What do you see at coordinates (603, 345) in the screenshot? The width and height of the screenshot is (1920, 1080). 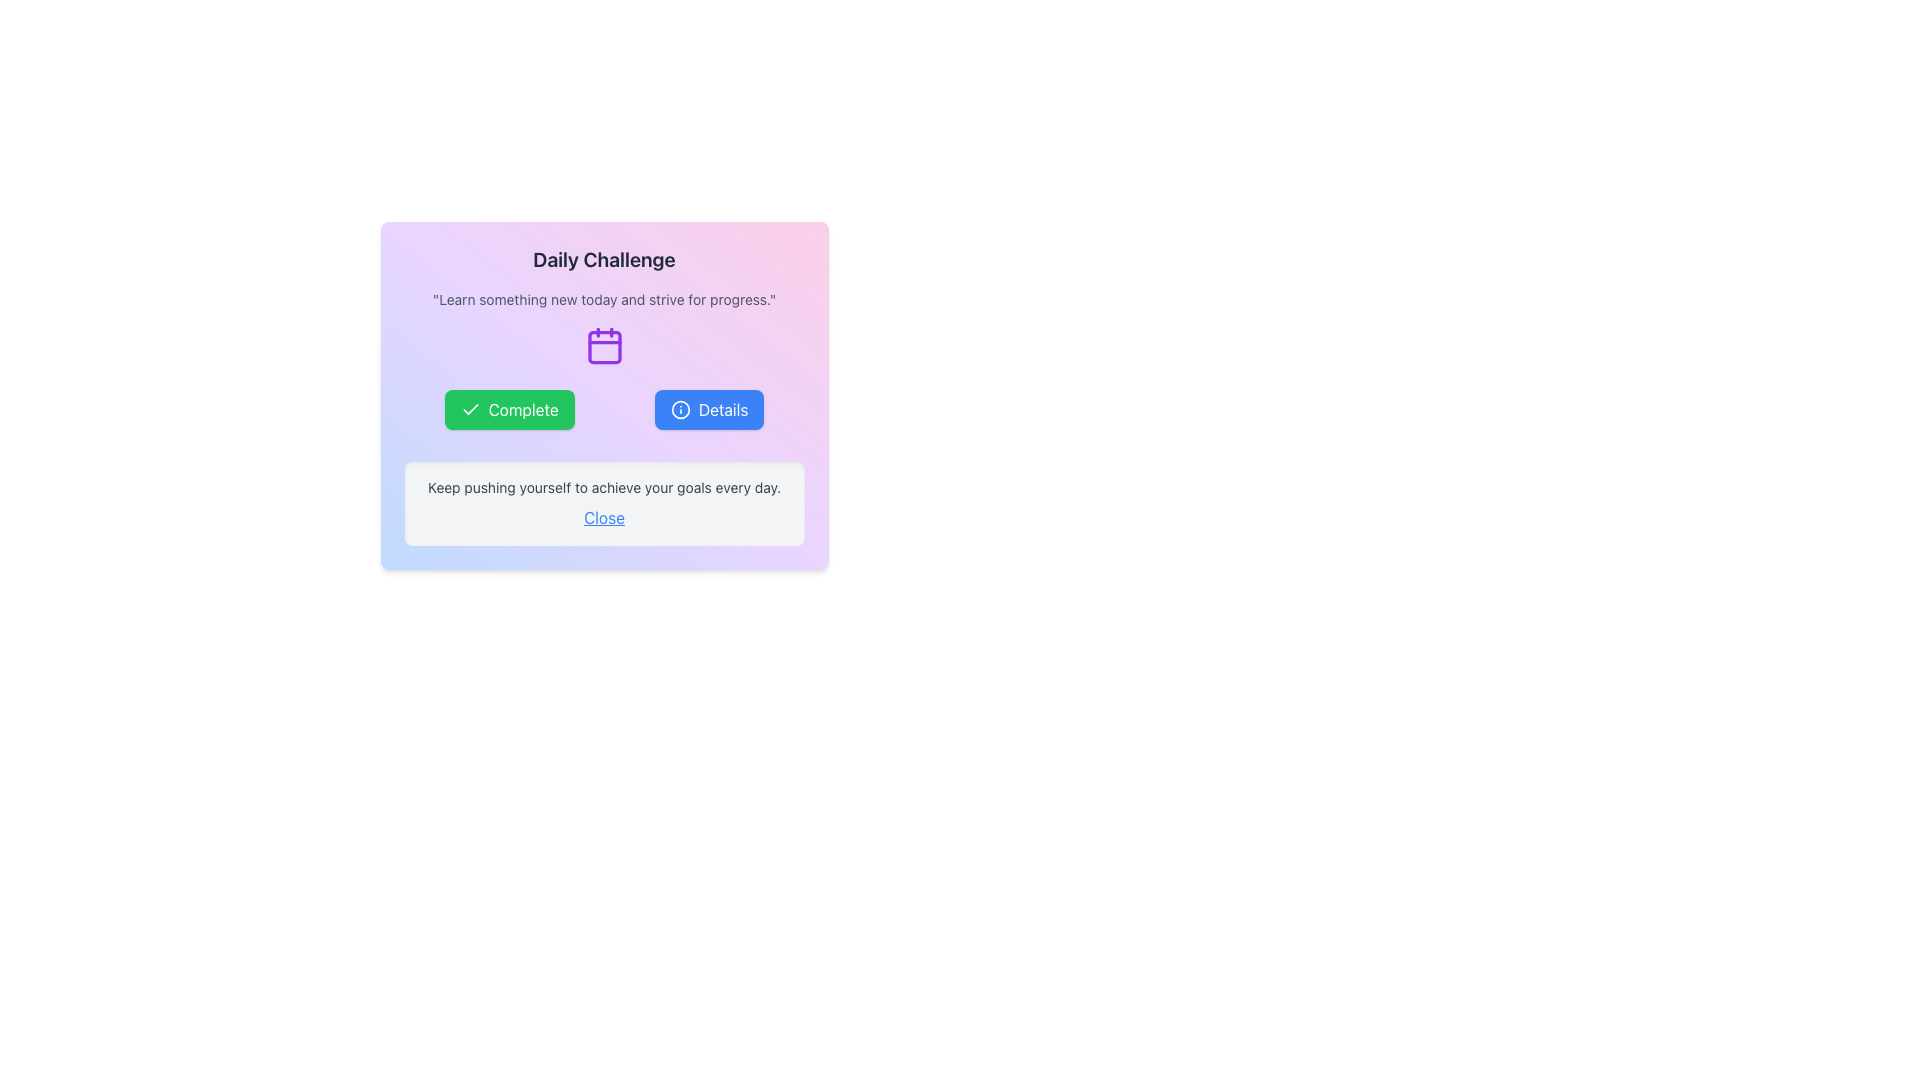 I see `the centered purple calendar icon located between the subtitle 'Learn something new today and strive for progress.' and the buttons 'Complete' and 'Details'` at bounding box center [603, 345].